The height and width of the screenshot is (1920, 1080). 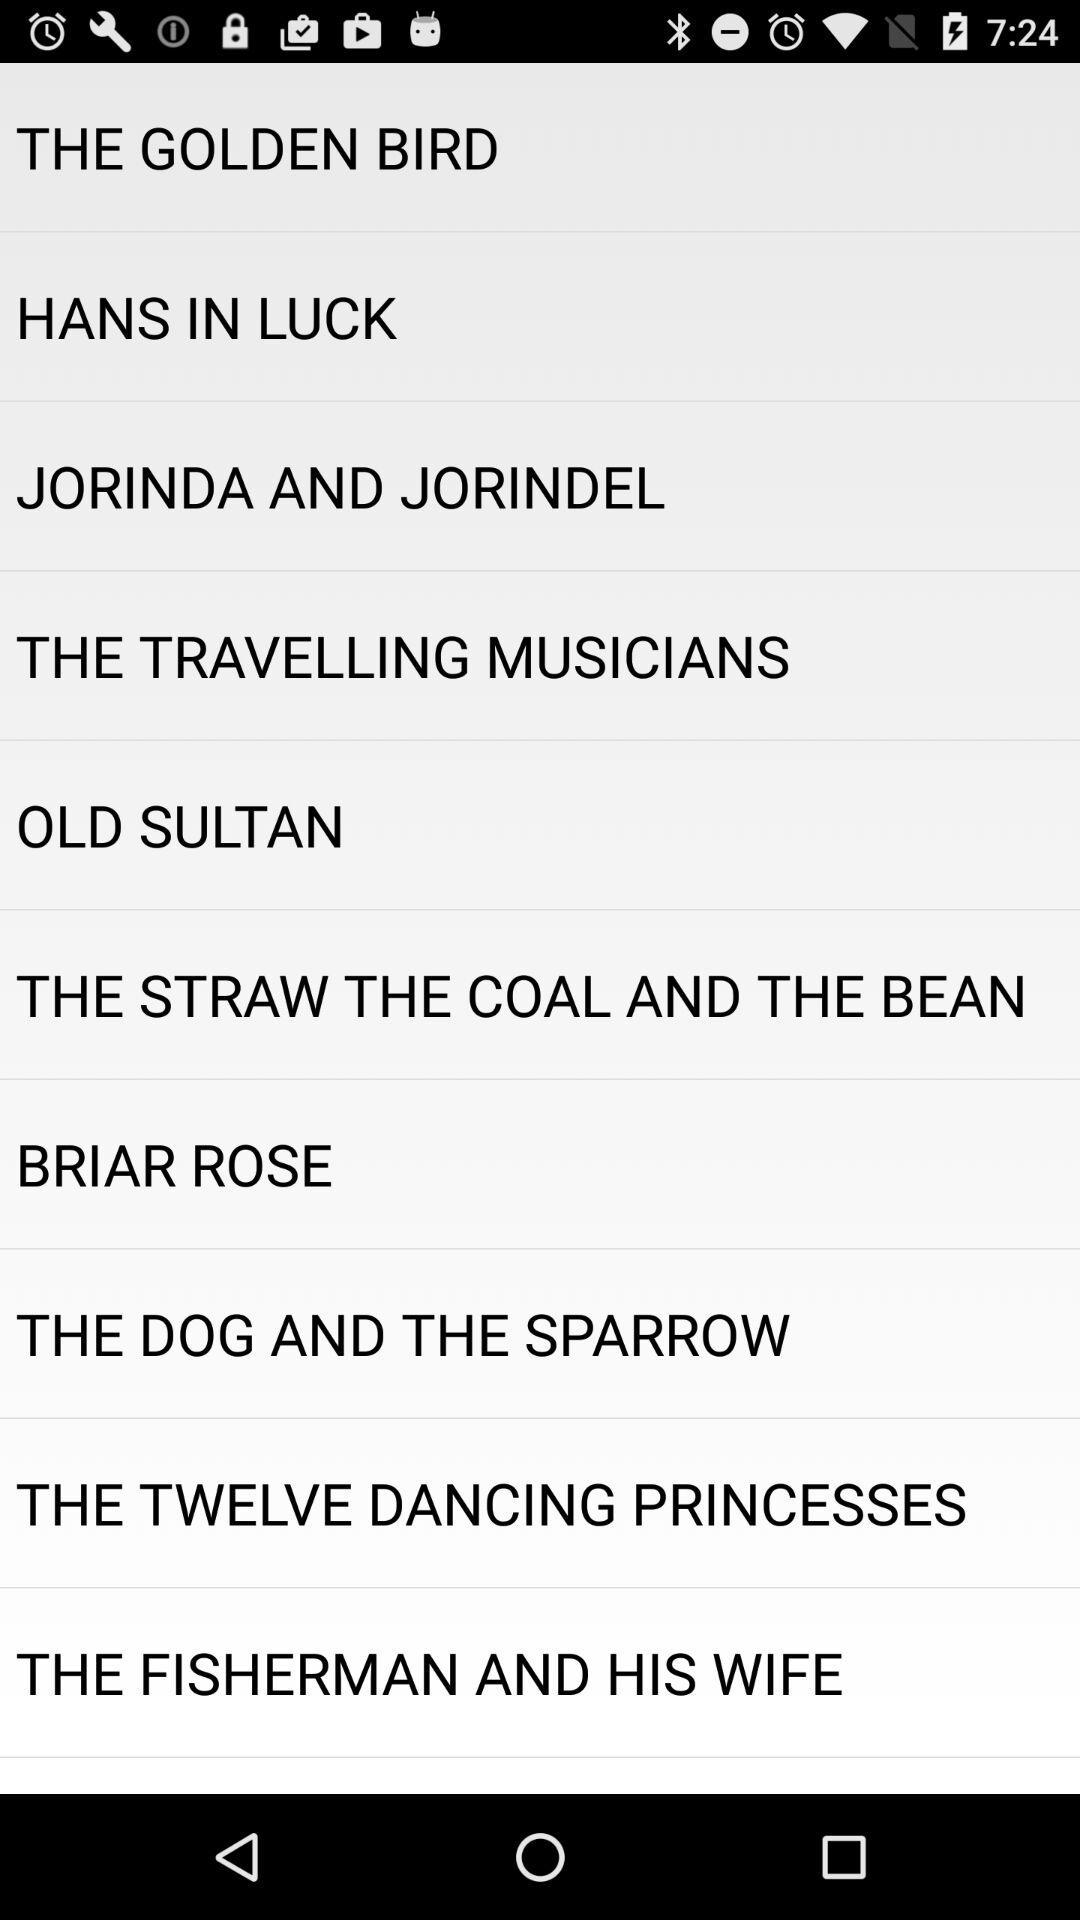 What do you see at coordinates (540, 1502) in the screenshot?
I see `icon above the fisherman and app` at bounding box center [540, 1502].